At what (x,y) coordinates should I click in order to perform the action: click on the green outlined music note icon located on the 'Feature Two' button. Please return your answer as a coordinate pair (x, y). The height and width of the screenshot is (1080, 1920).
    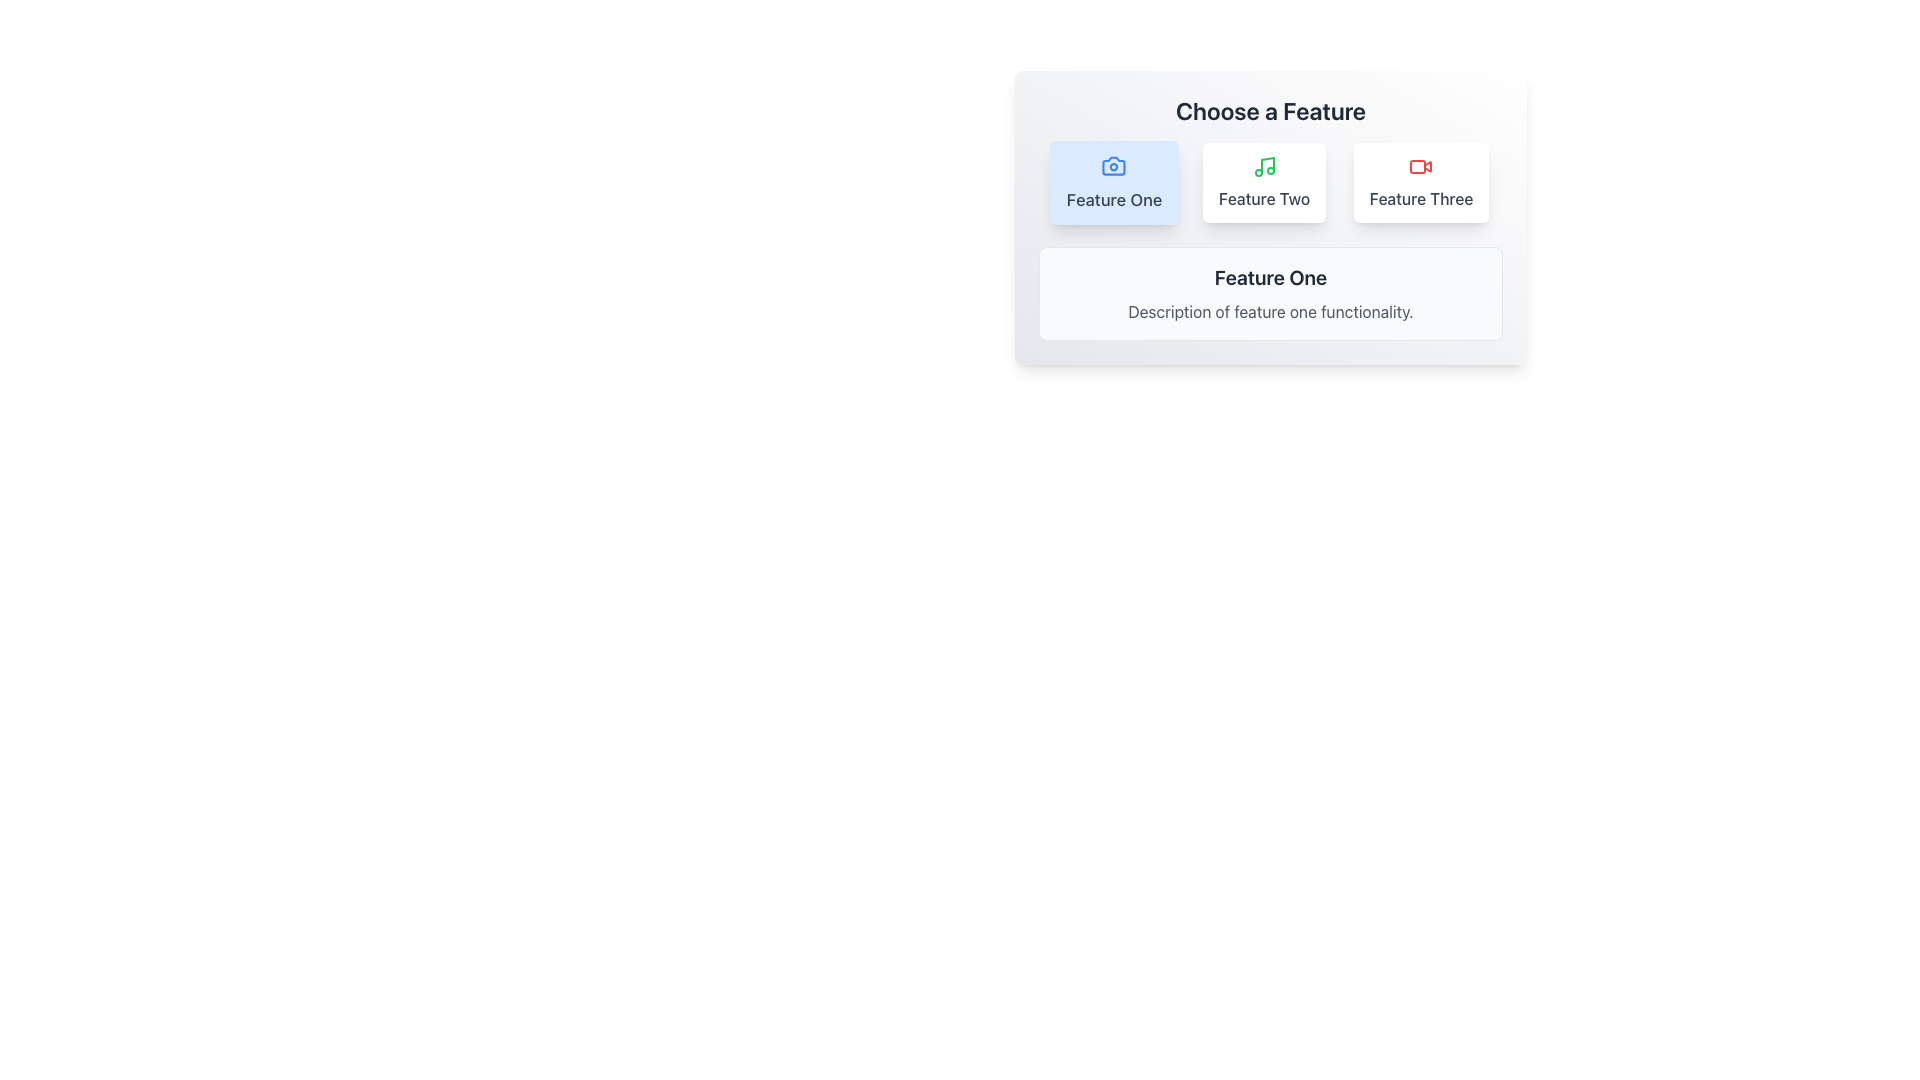
    Looking at the image, I should click on (1263, 165).